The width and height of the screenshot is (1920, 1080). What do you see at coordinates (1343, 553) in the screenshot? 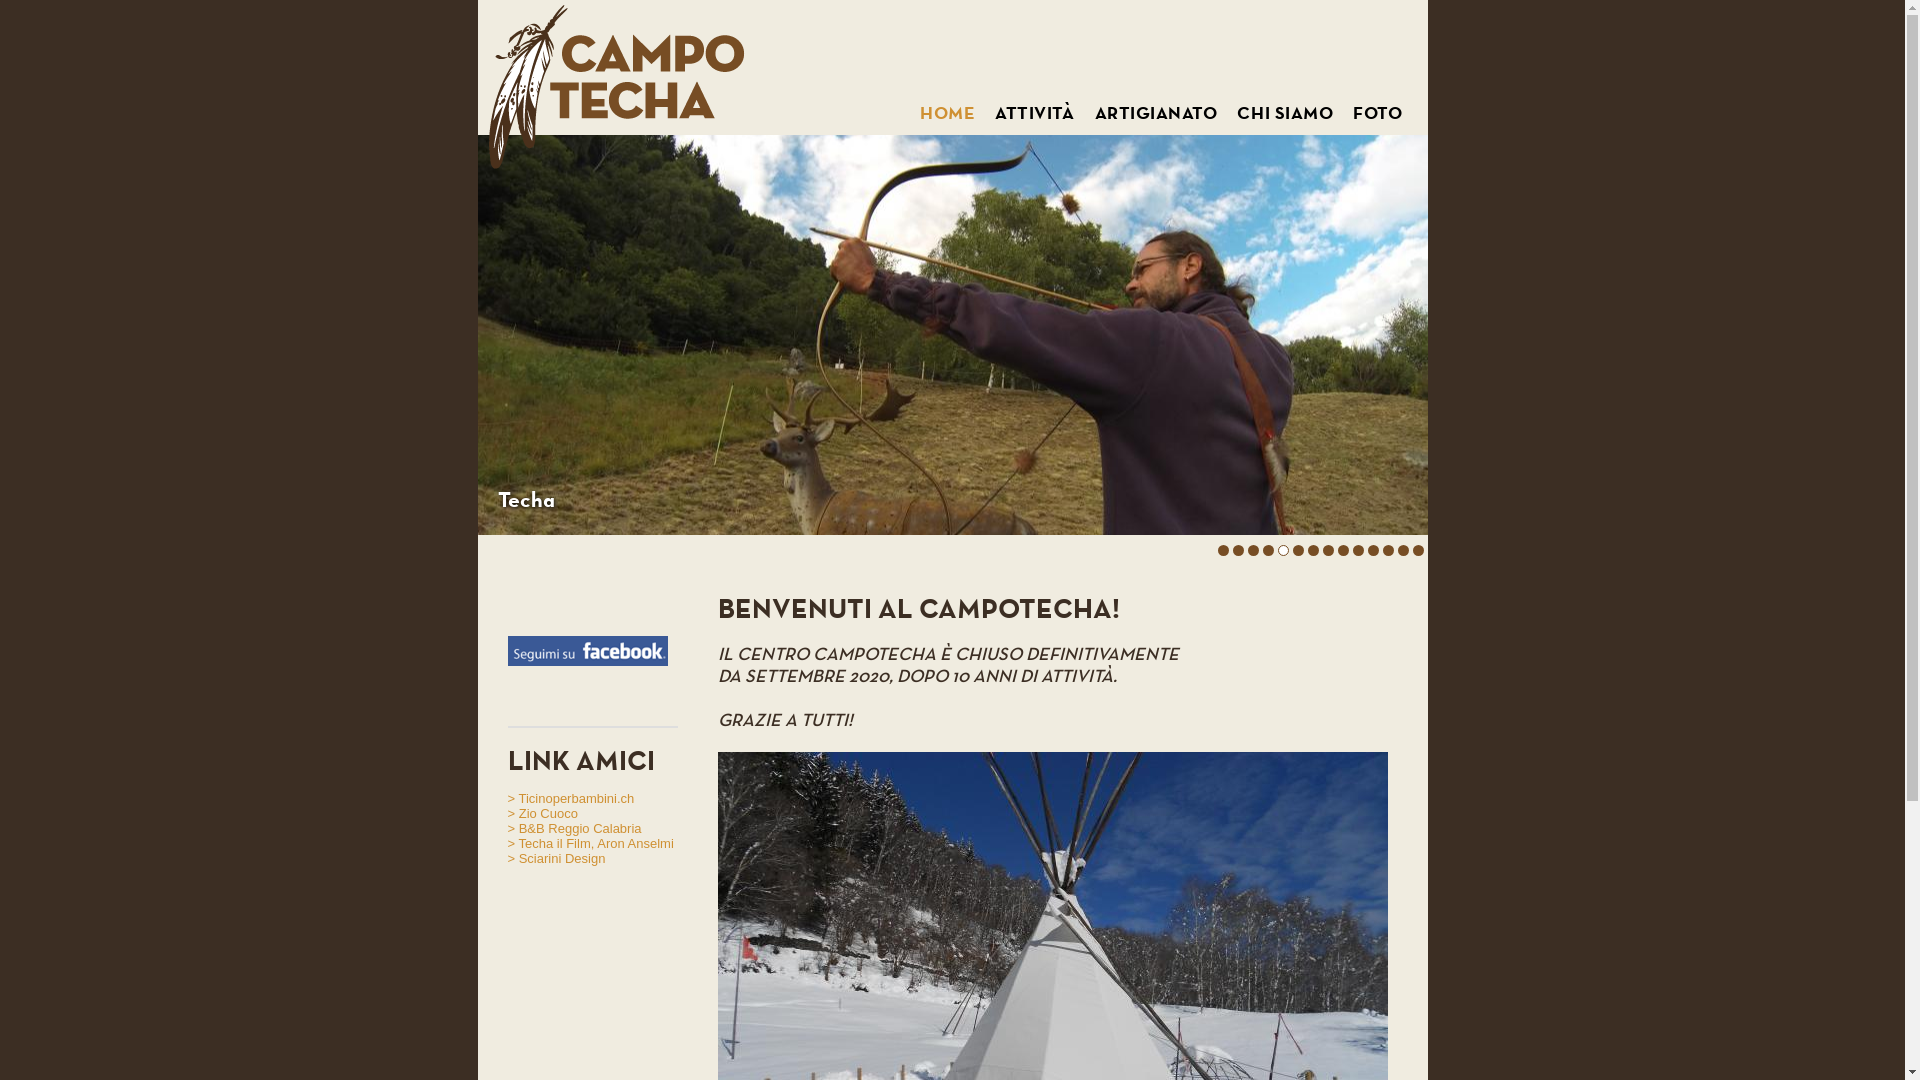
I see `'9'` at bounding box center [1343, 553].